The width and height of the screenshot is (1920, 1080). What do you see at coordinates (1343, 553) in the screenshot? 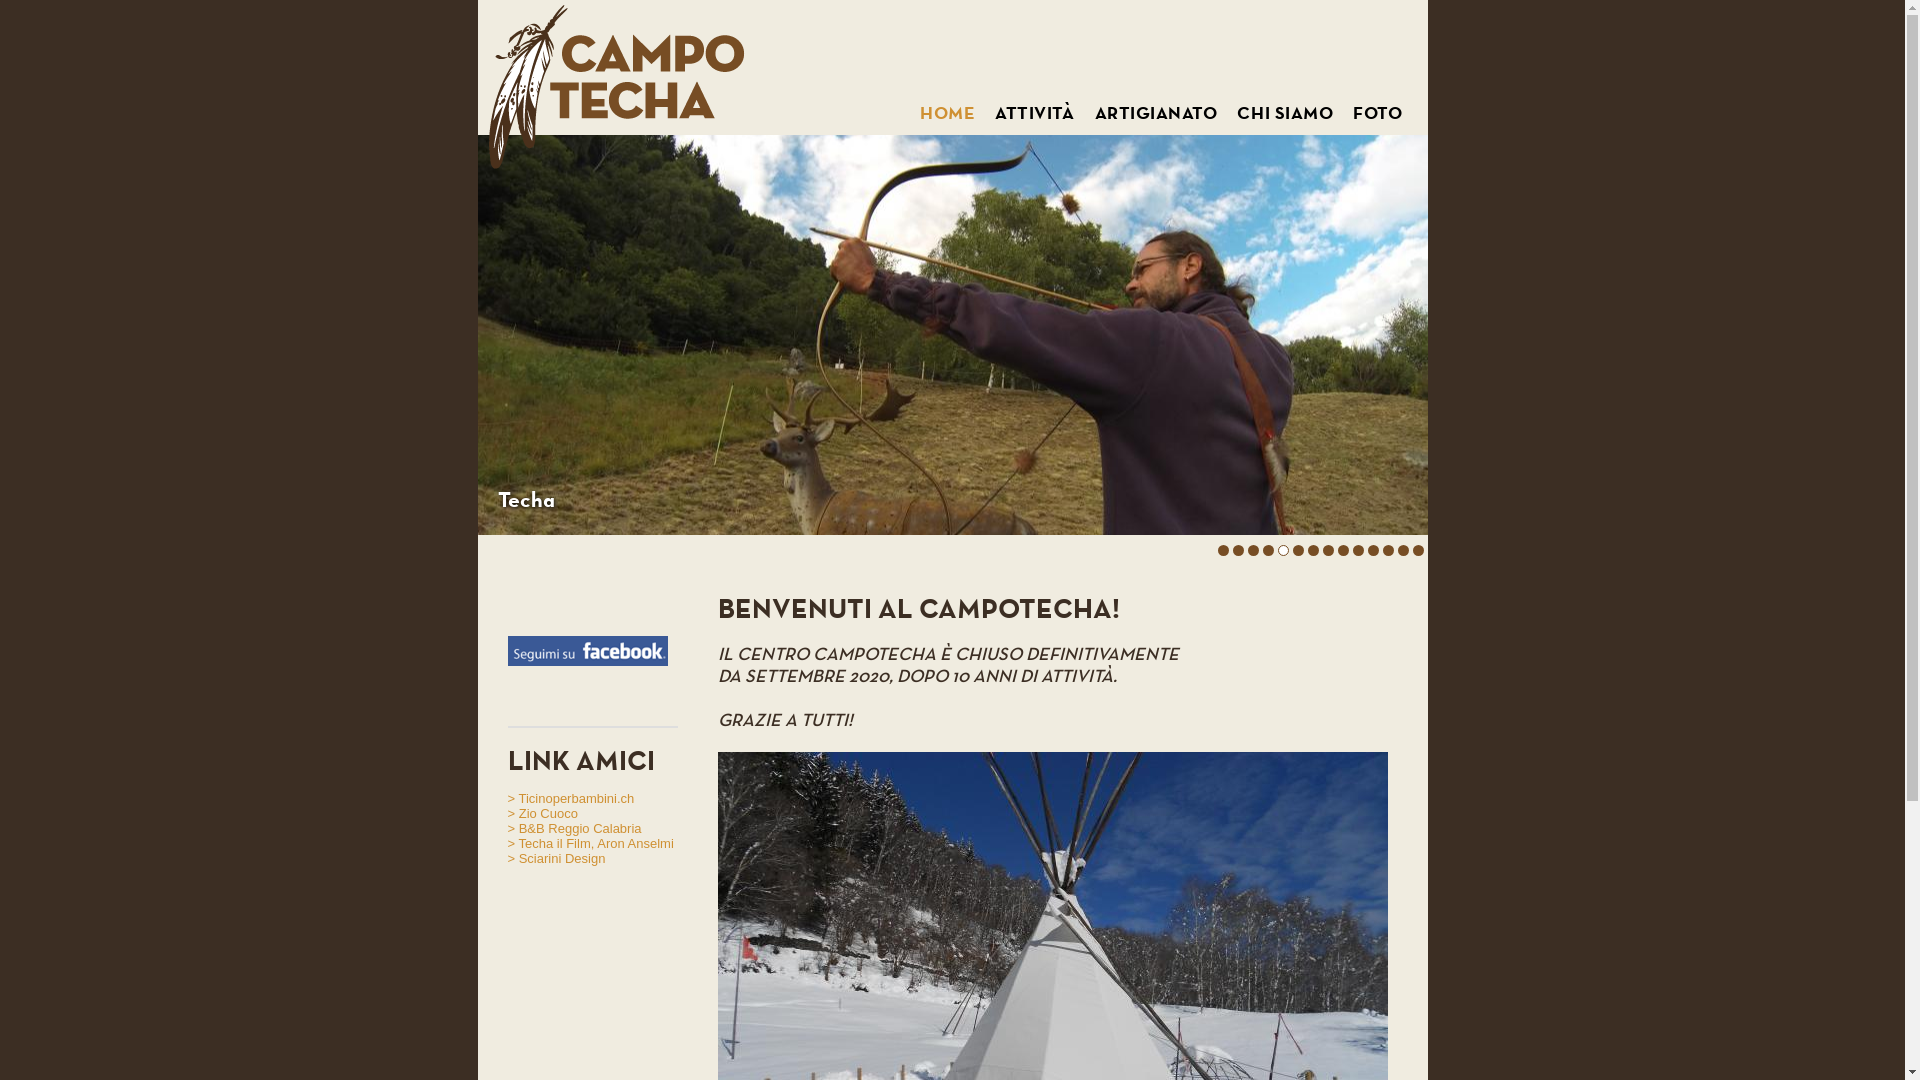
I see `'9'` at bounding box center [1343, 553].